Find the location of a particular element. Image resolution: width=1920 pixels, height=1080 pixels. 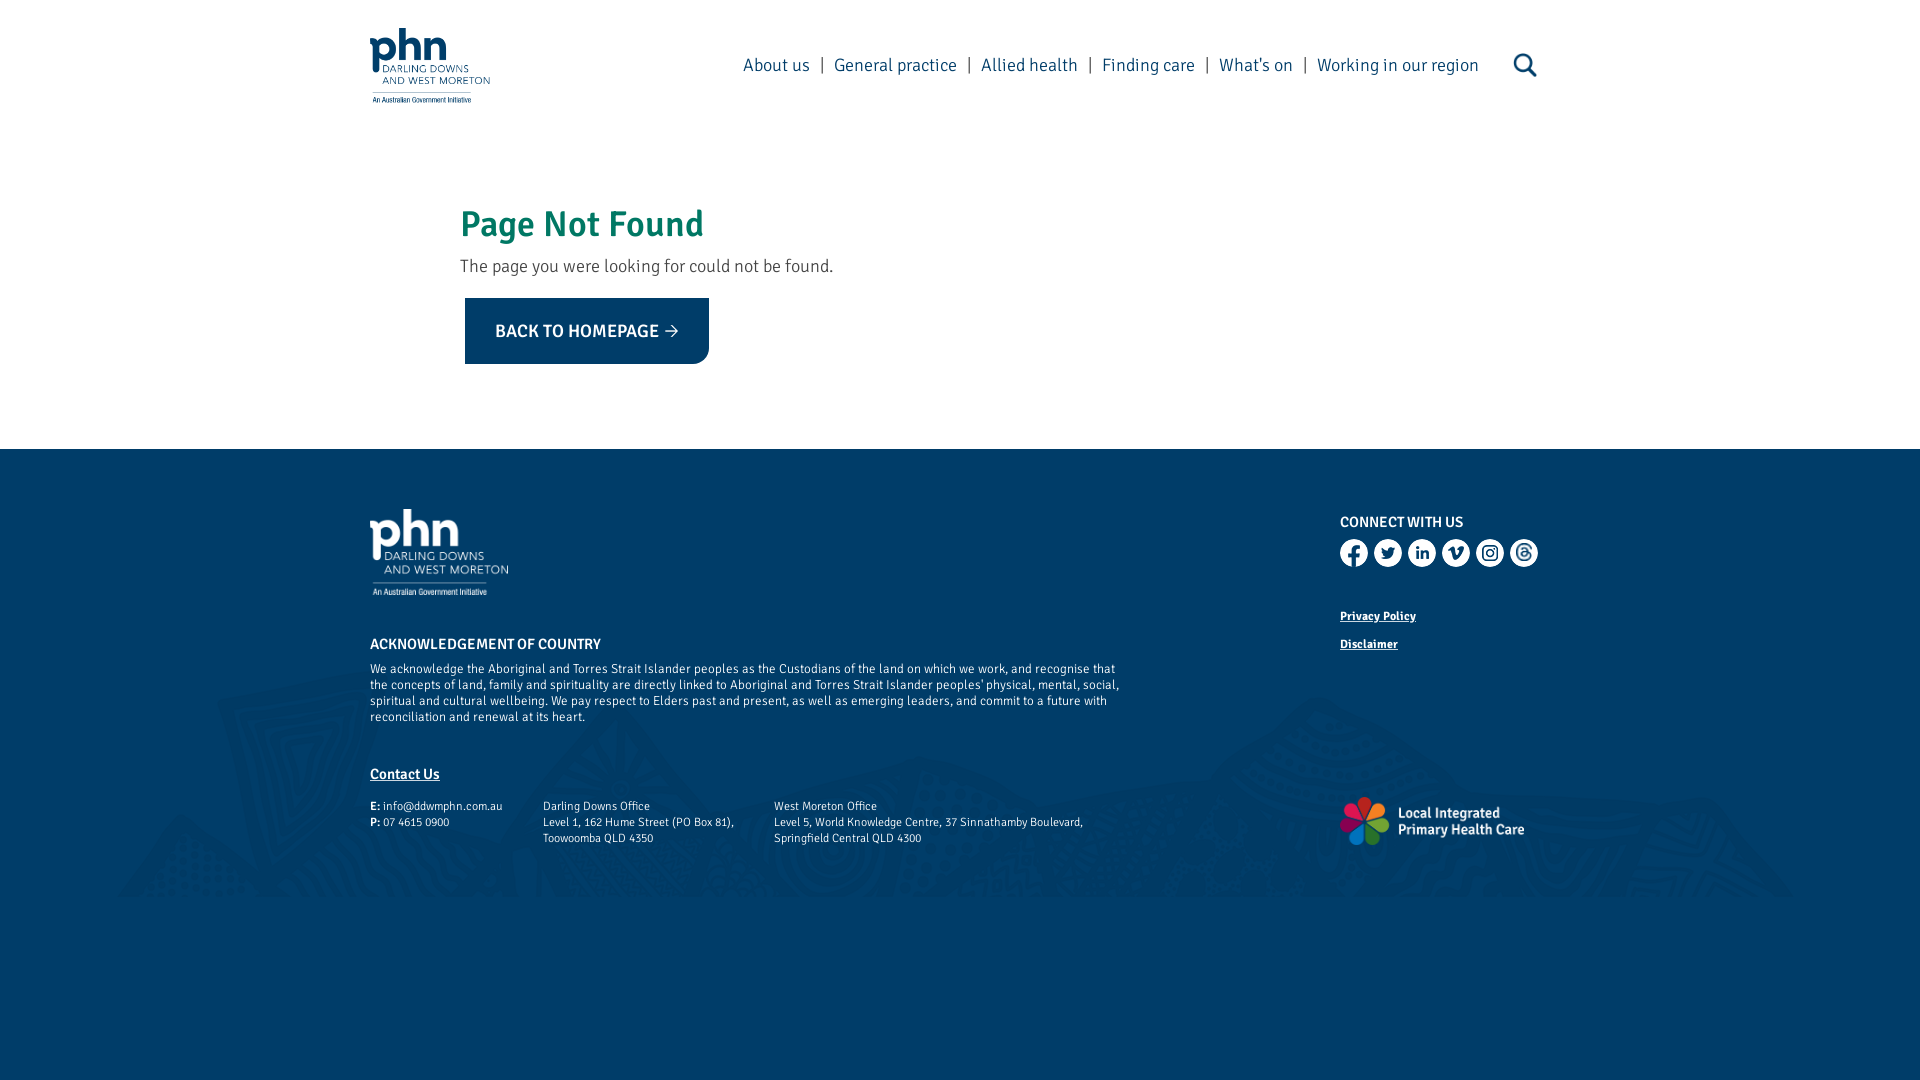

'General practice' is located at coordinates (894, 64).